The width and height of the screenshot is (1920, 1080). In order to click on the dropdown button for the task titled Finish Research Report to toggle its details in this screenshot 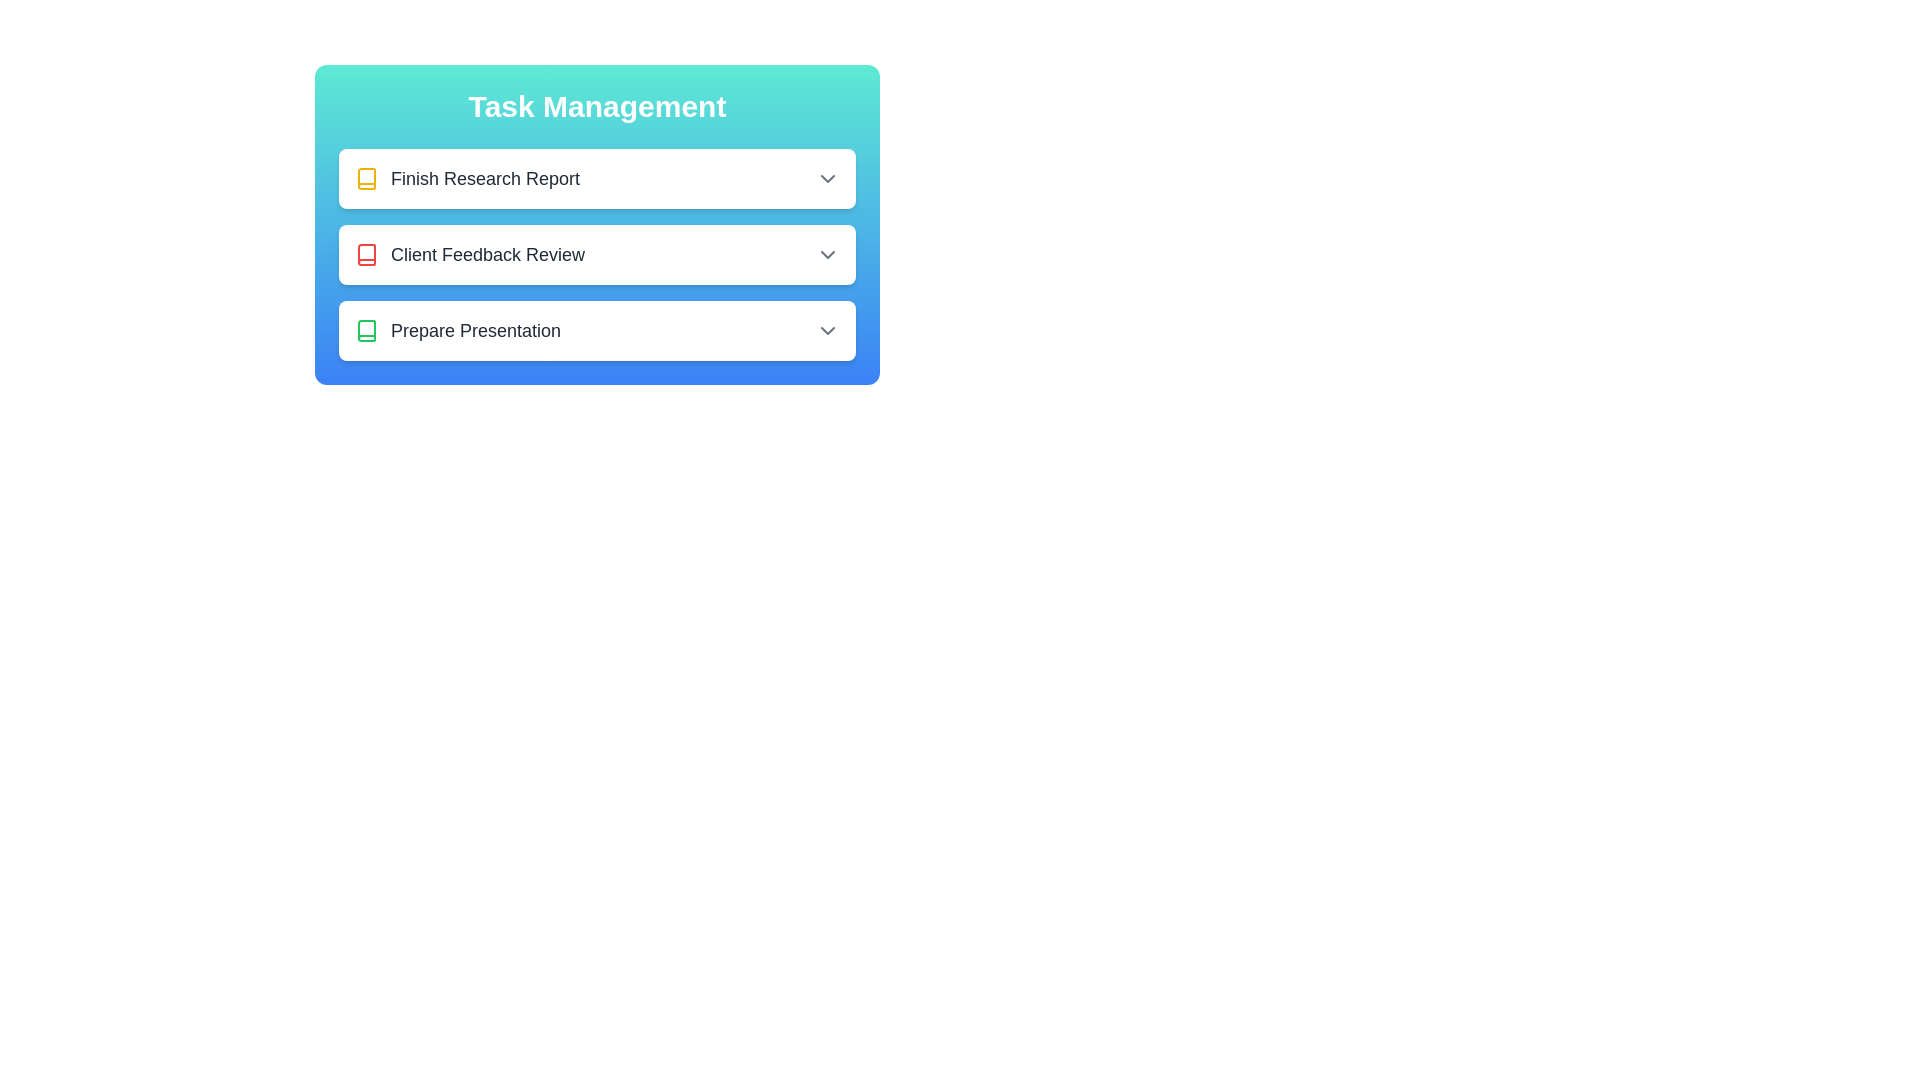, I will do `click(828, 177)`.